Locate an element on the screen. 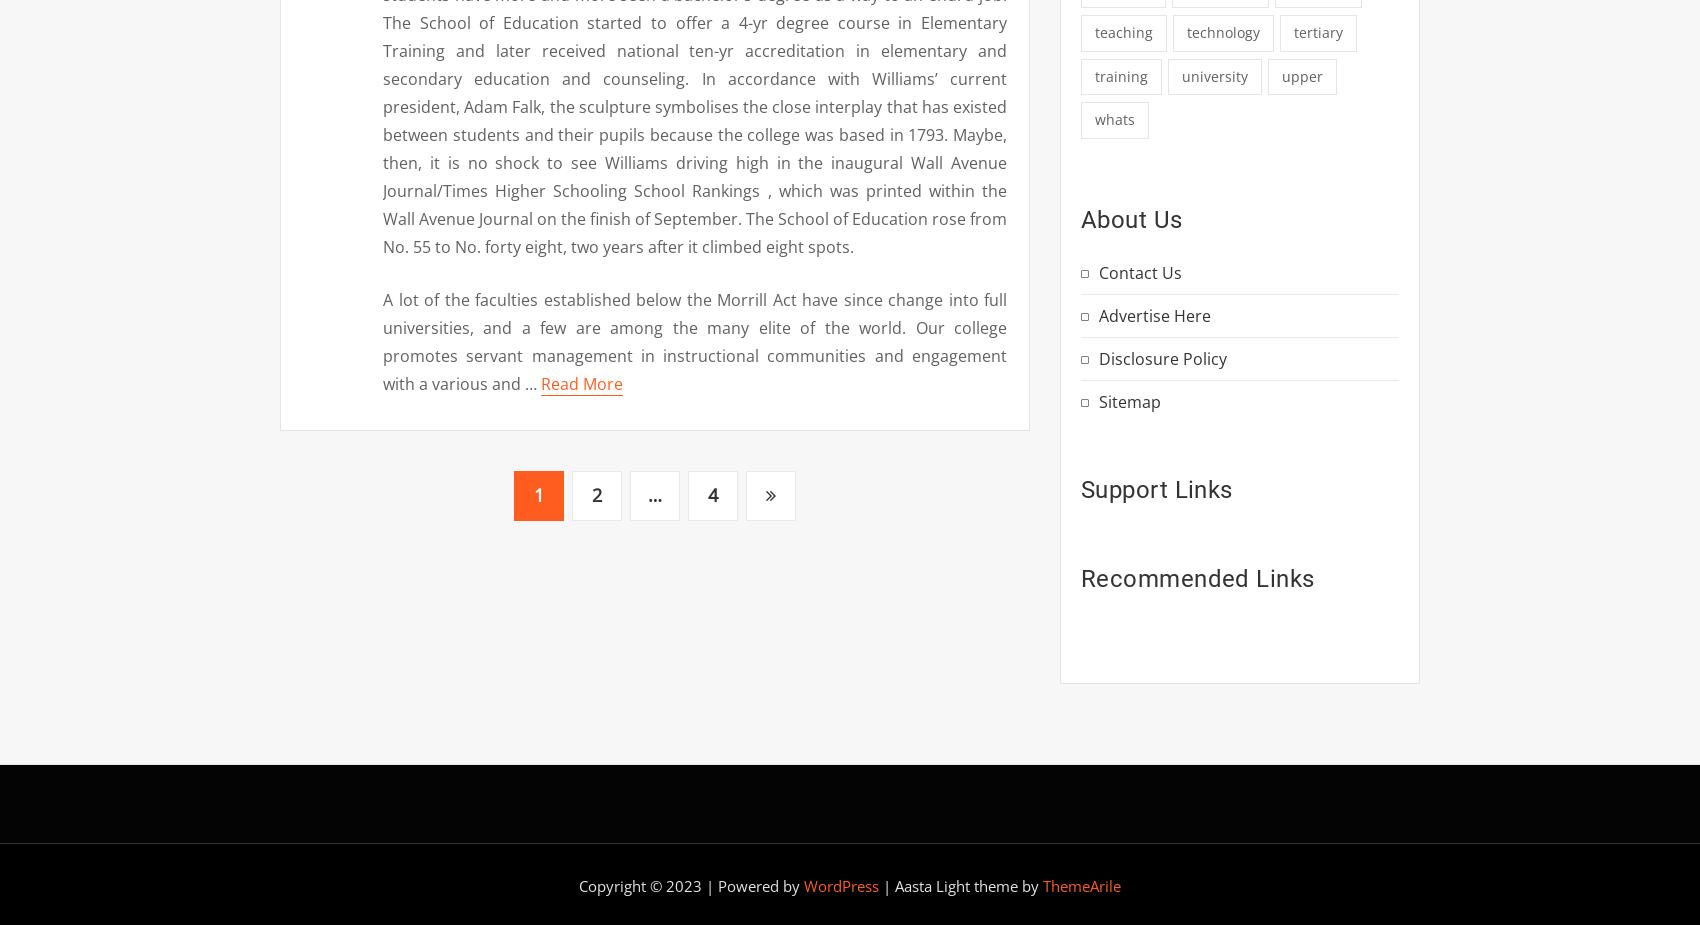 This screenshot has height=925, width=1700. '1' is located at coordinates (532, 494).